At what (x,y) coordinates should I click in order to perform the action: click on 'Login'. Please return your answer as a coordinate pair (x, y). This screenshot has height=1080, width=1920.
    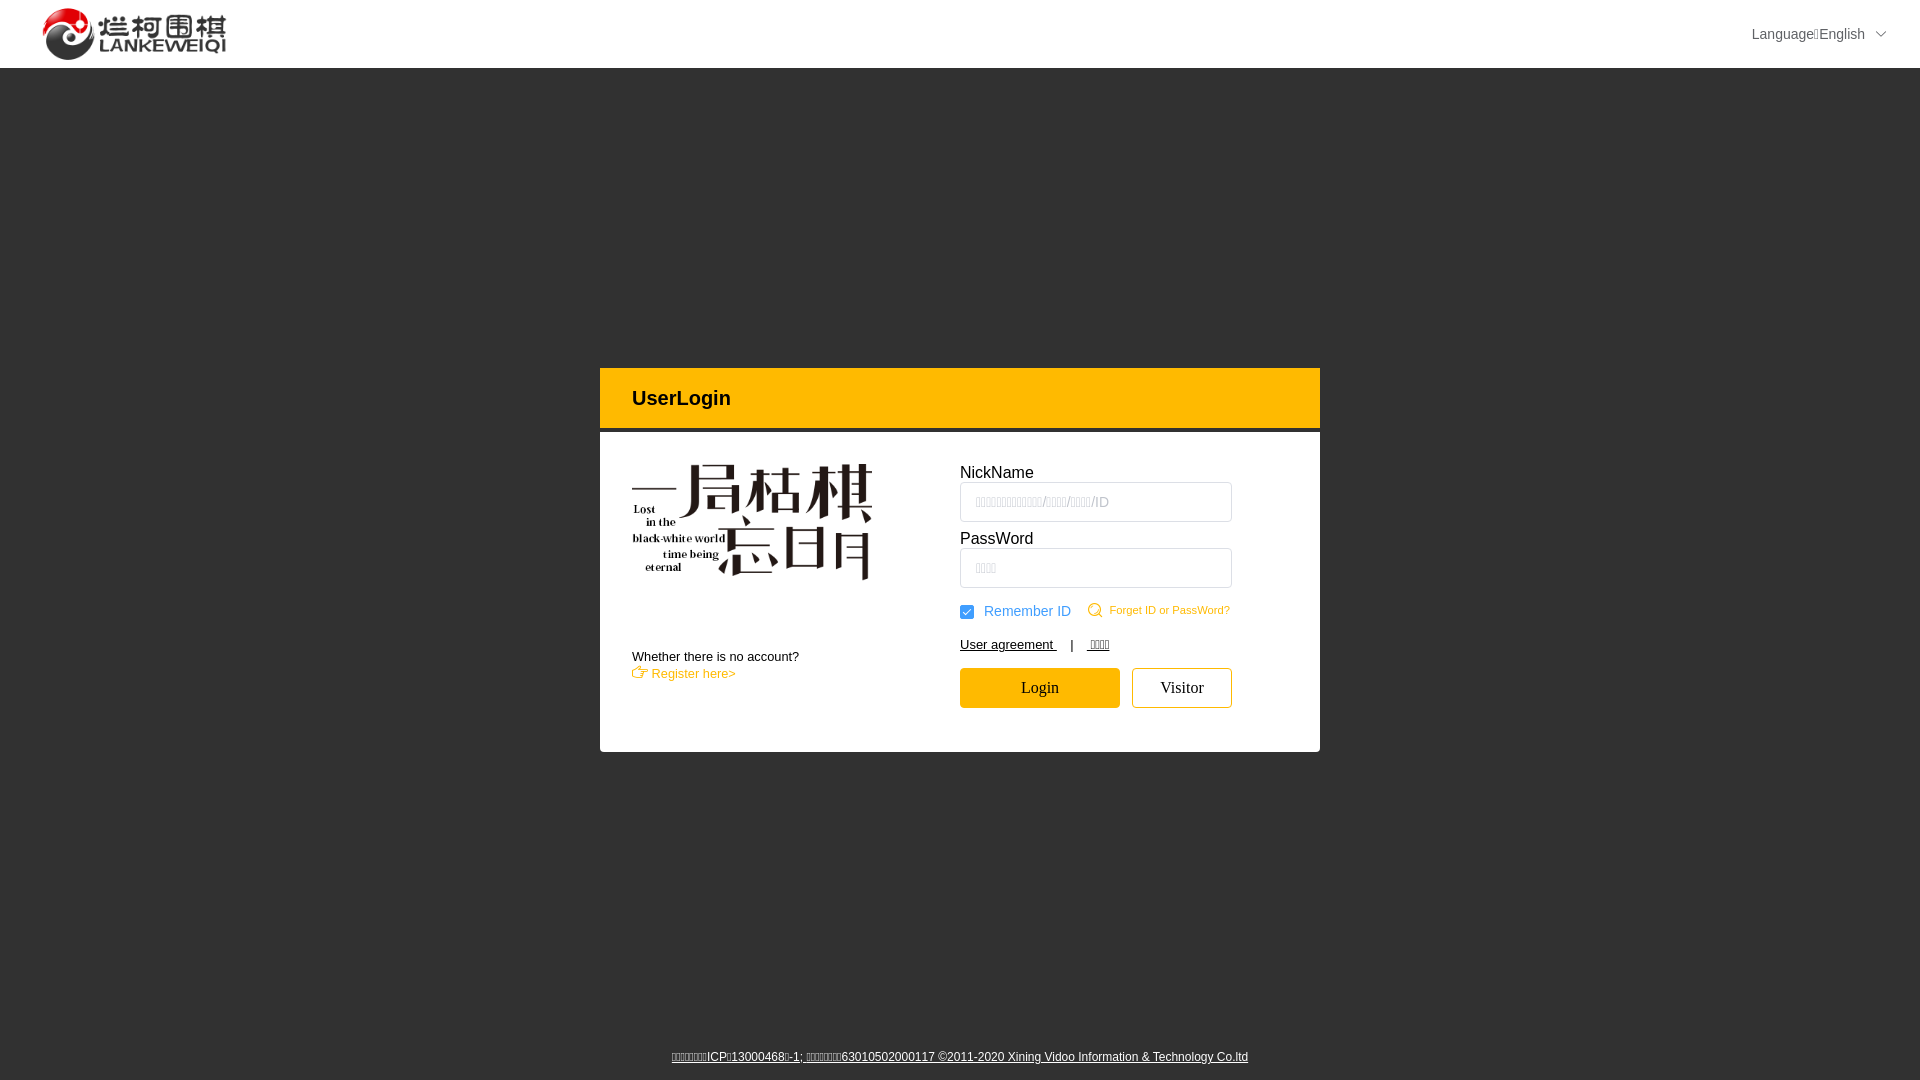
    Looking at the image, I should click on (1040, 686).